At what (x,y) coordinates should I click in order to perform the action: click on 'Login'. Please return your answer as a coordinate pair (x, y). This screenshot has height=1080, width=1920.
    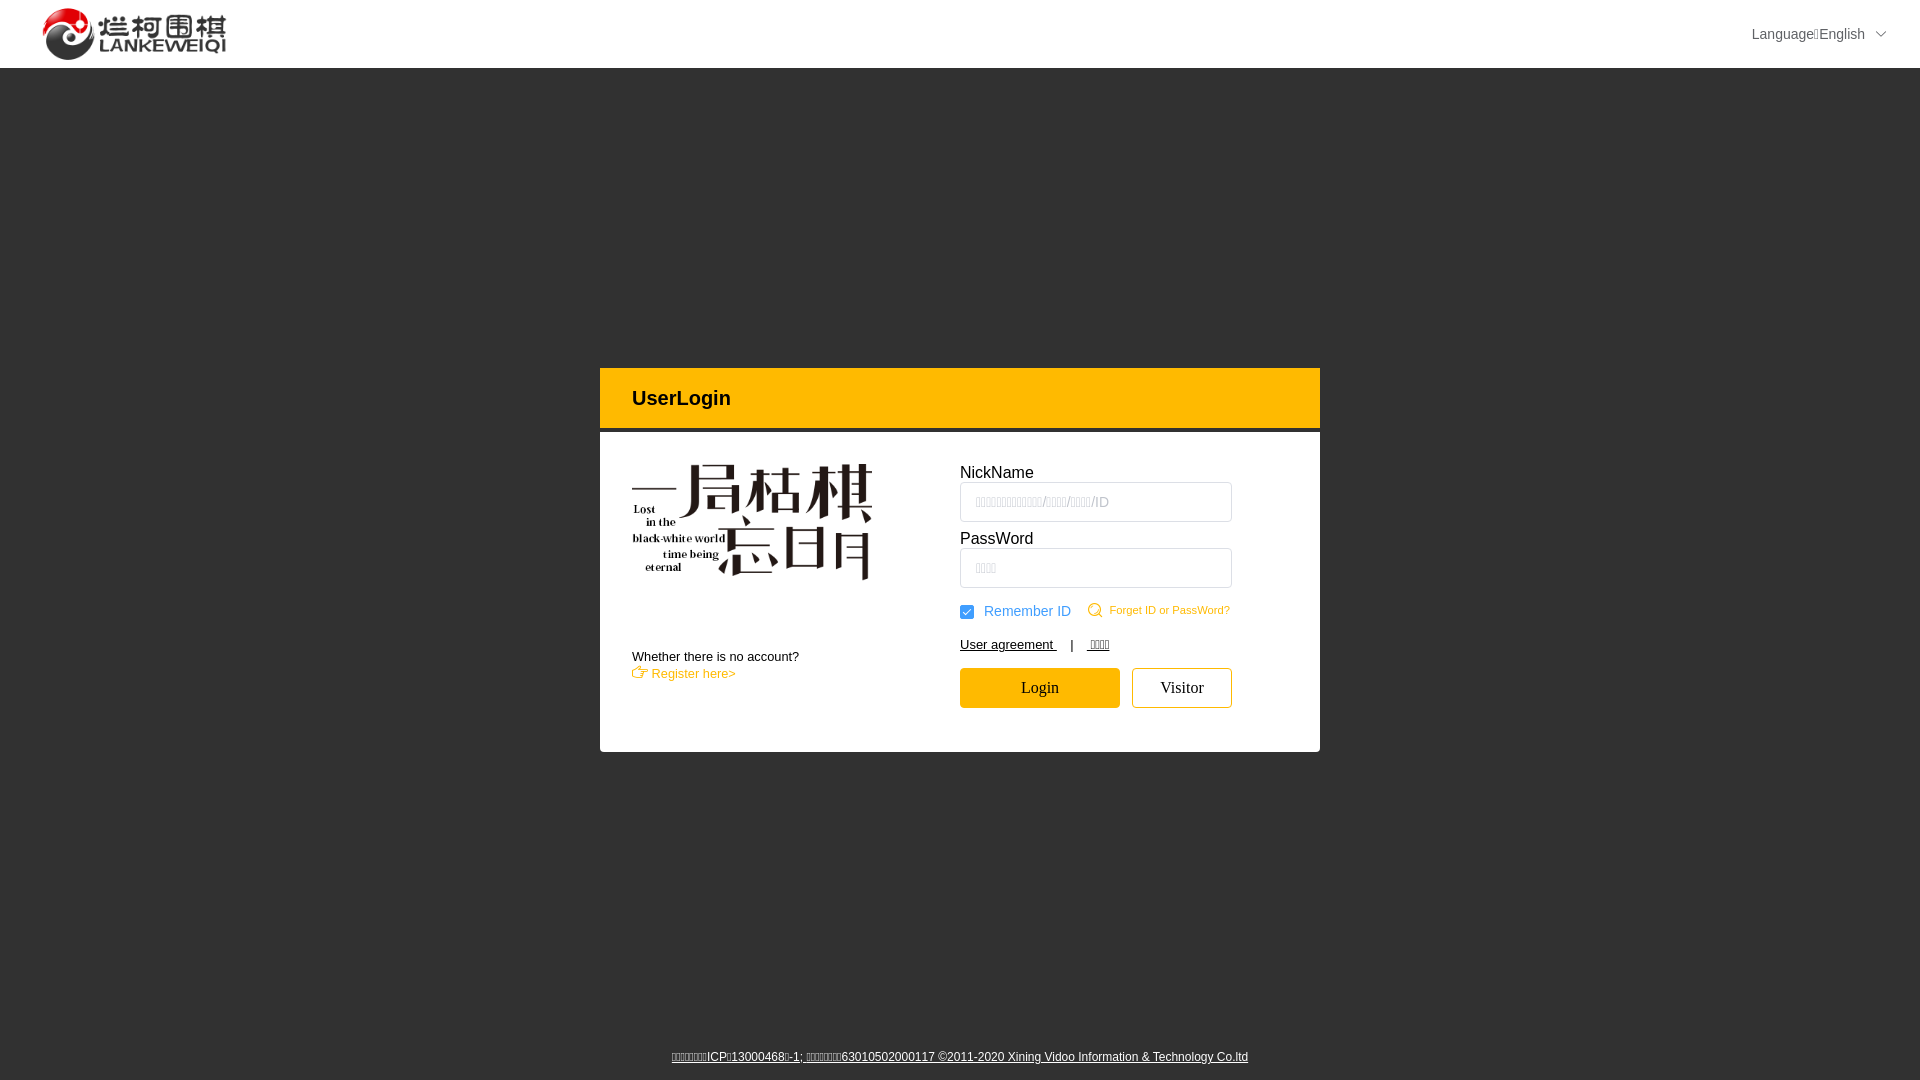
    Looking at the image, I should click on (1040, 686).